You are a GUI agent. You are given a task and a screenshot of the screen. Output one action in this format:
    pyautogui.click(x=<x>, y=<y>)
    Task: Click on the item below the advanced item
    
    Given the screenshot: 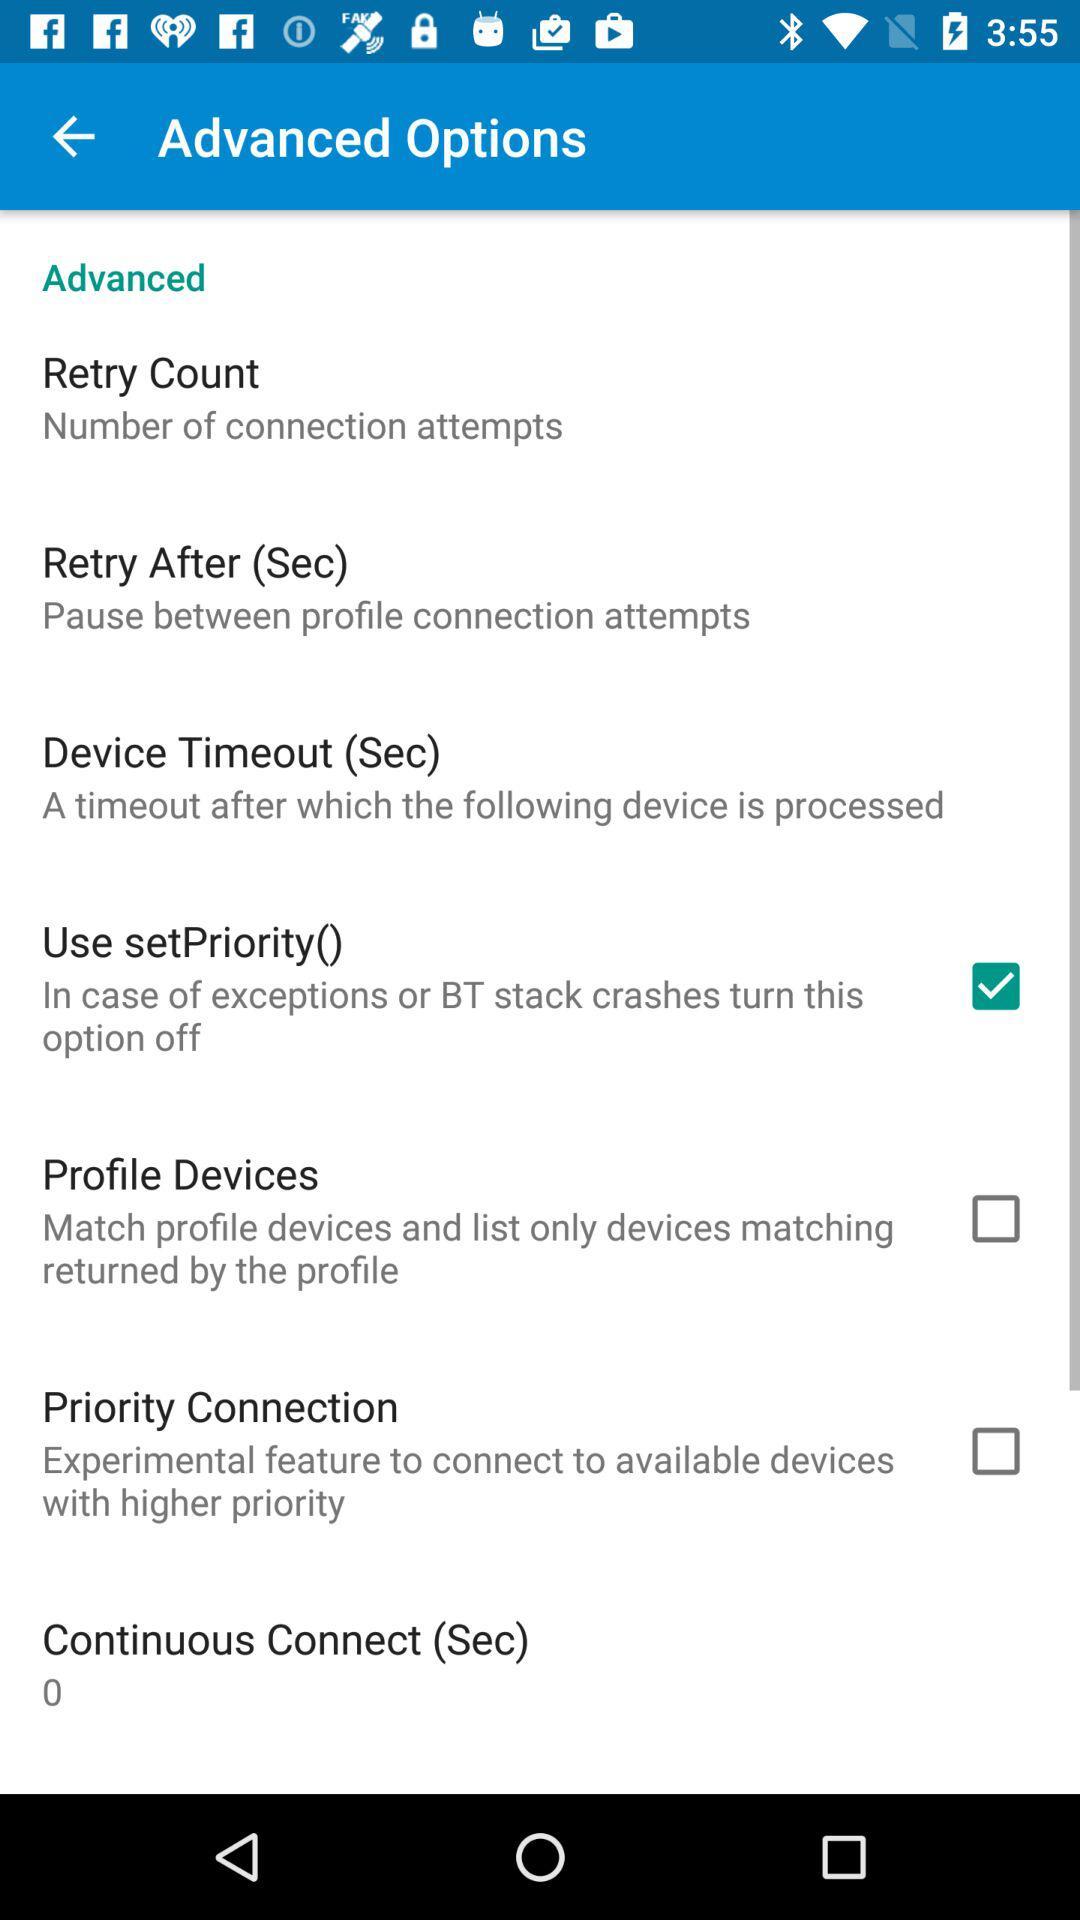 What is the action you would take?
    pyautogui.click(x=149, y=371)
    